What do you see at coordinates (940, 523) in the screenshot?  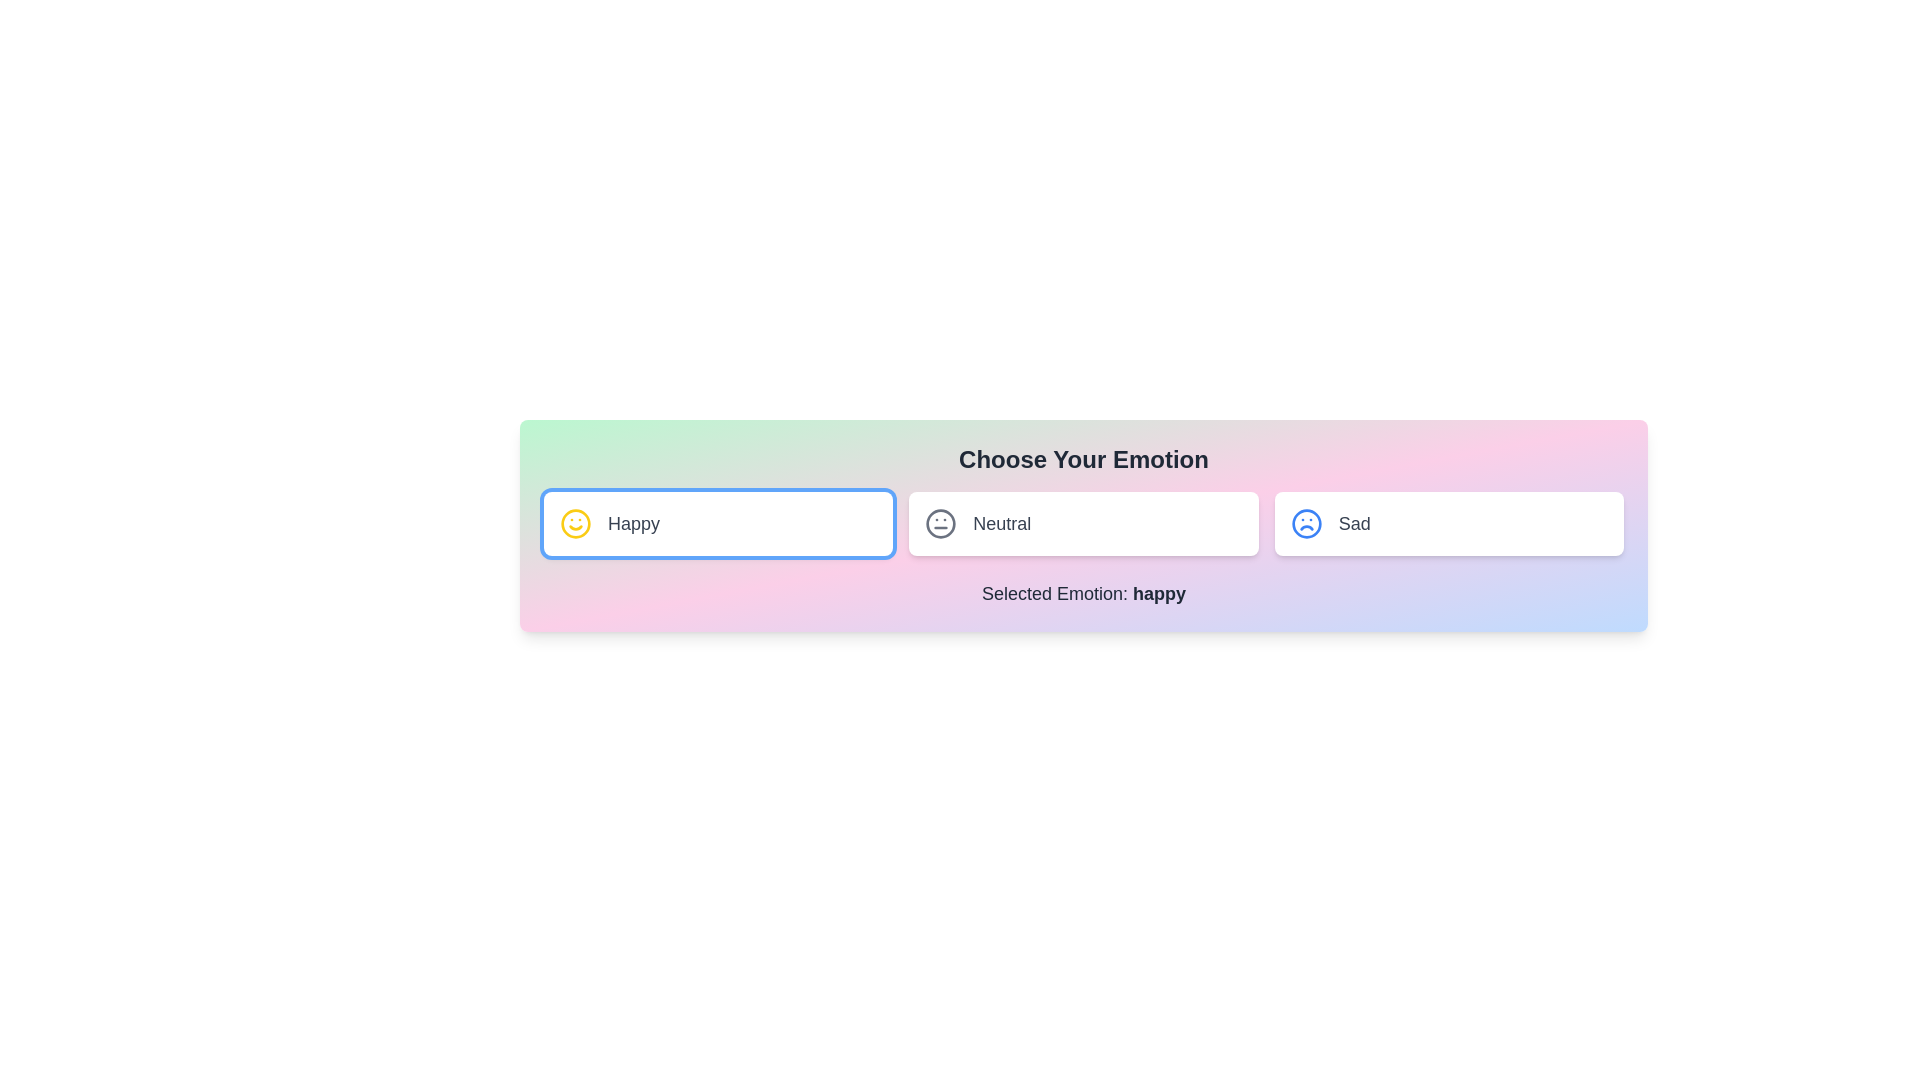 I see `the neutral expression icon, which is a circular face with gray color and simple line art, located to the left of the text 'Neutral' in the center of the UI` at bounding box center [940, 523].